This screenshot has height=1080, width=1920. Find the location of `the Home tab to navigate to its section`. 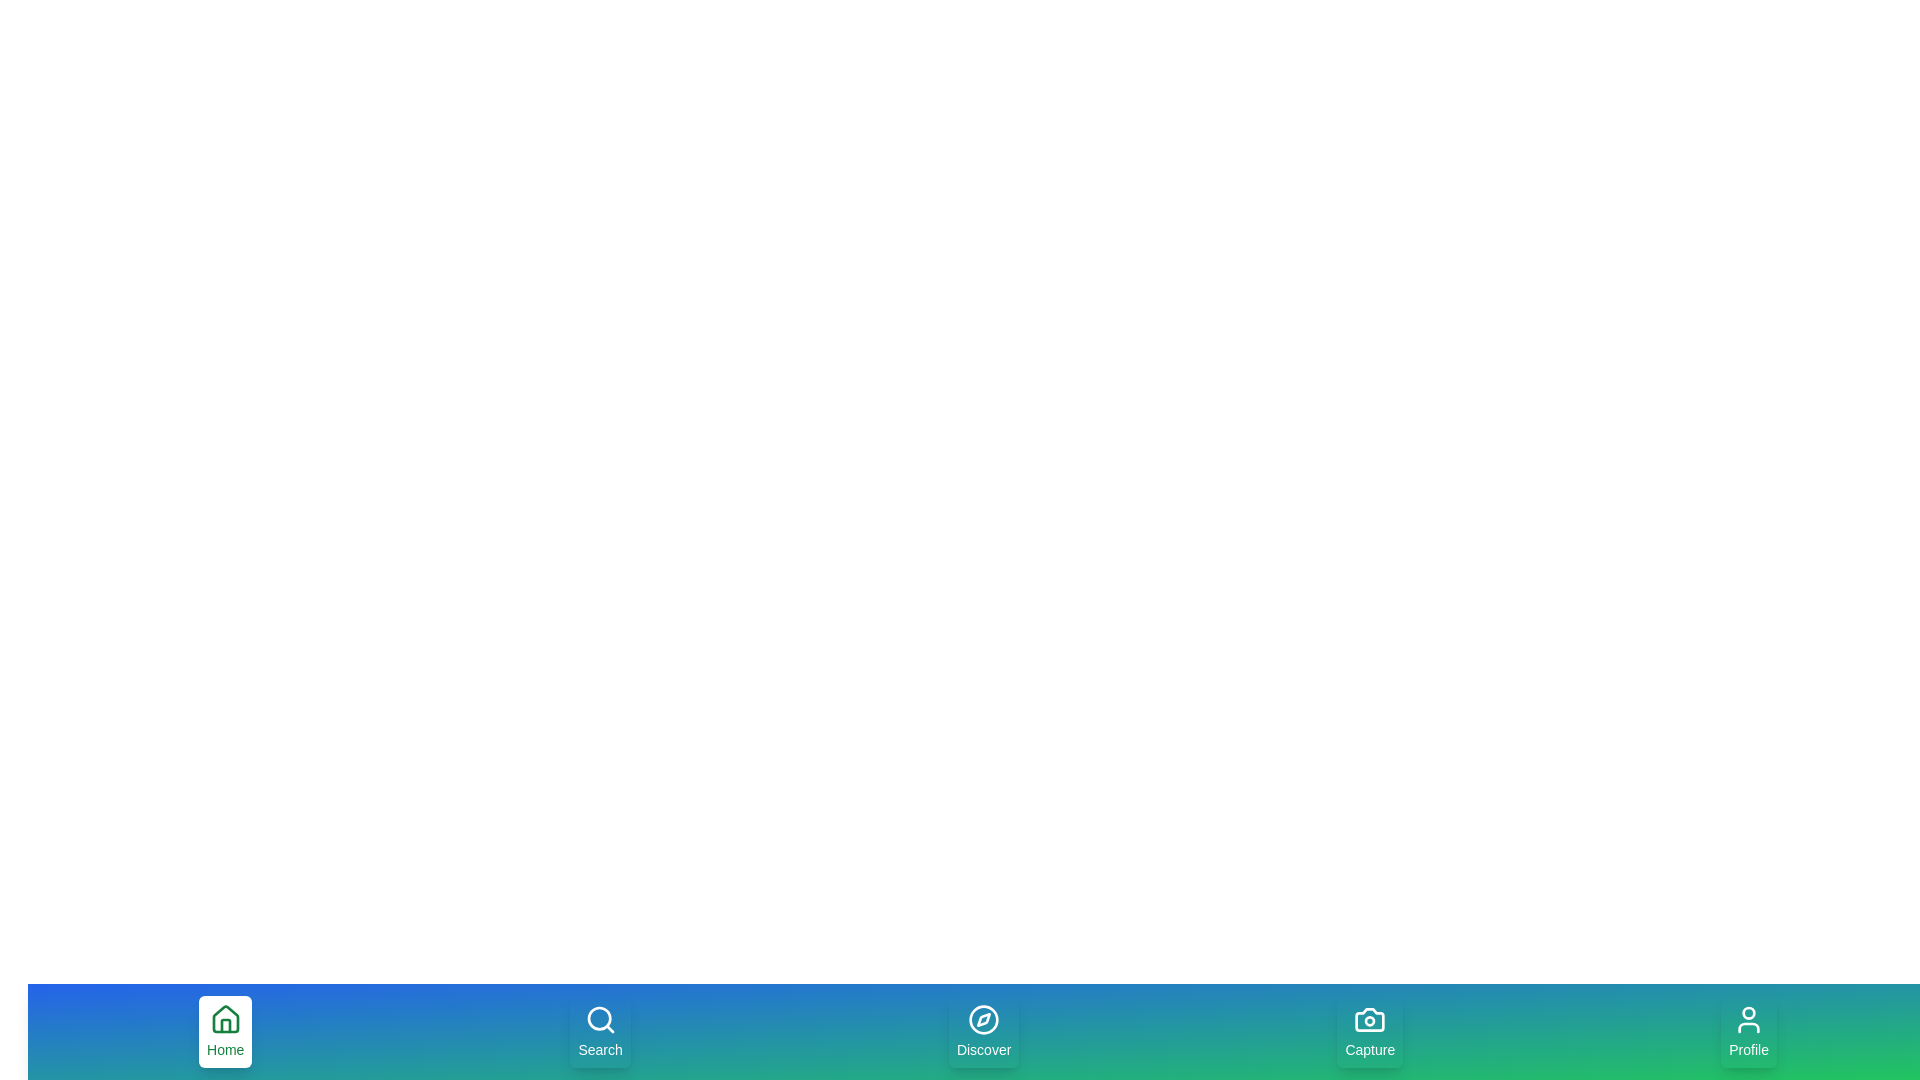

the Home tab to navigate to its section is located at coordinates (225, 1032).